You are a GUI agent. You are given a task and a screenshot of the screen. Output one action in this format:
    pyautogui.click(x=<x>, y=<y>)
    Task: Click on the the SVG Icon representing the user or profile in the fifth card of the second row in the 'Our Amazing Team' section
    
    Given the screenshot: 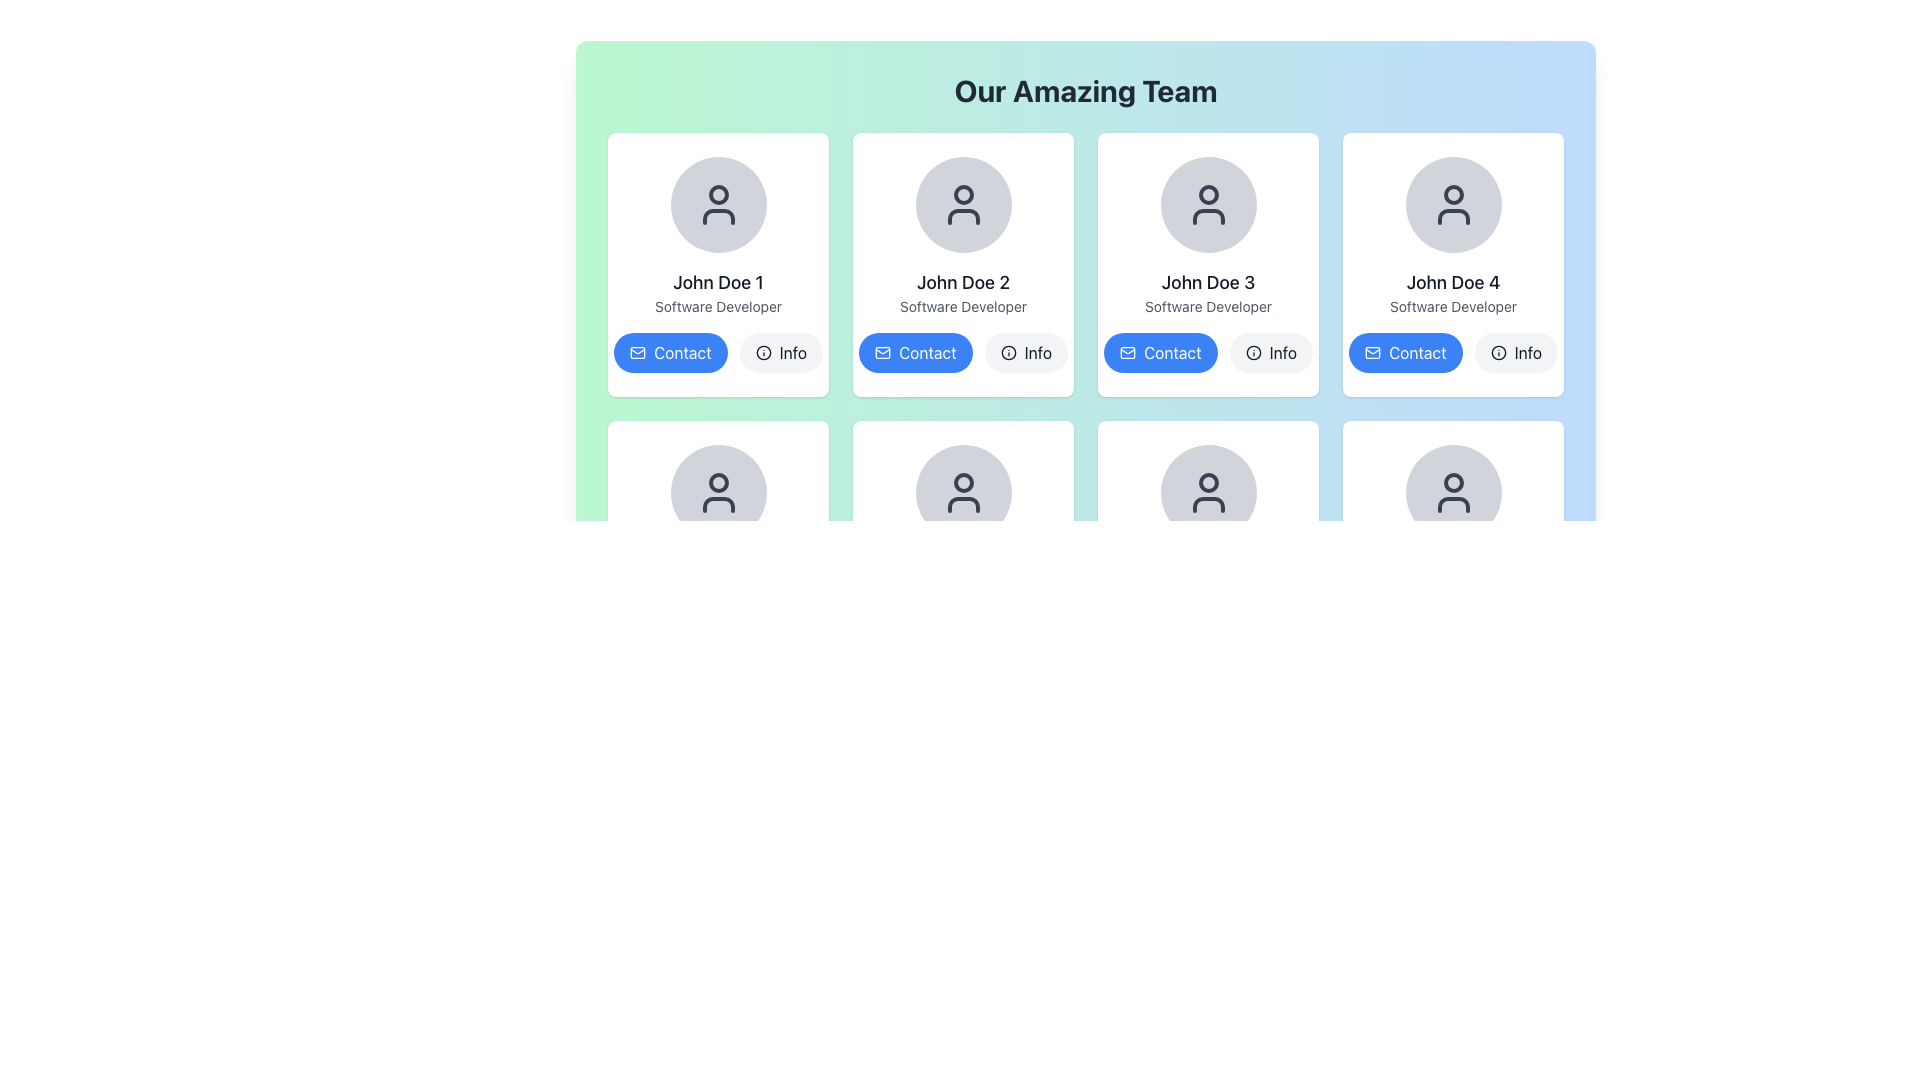 What is the action you would take?
    pyautogui.click(x=1207, y=493)
    